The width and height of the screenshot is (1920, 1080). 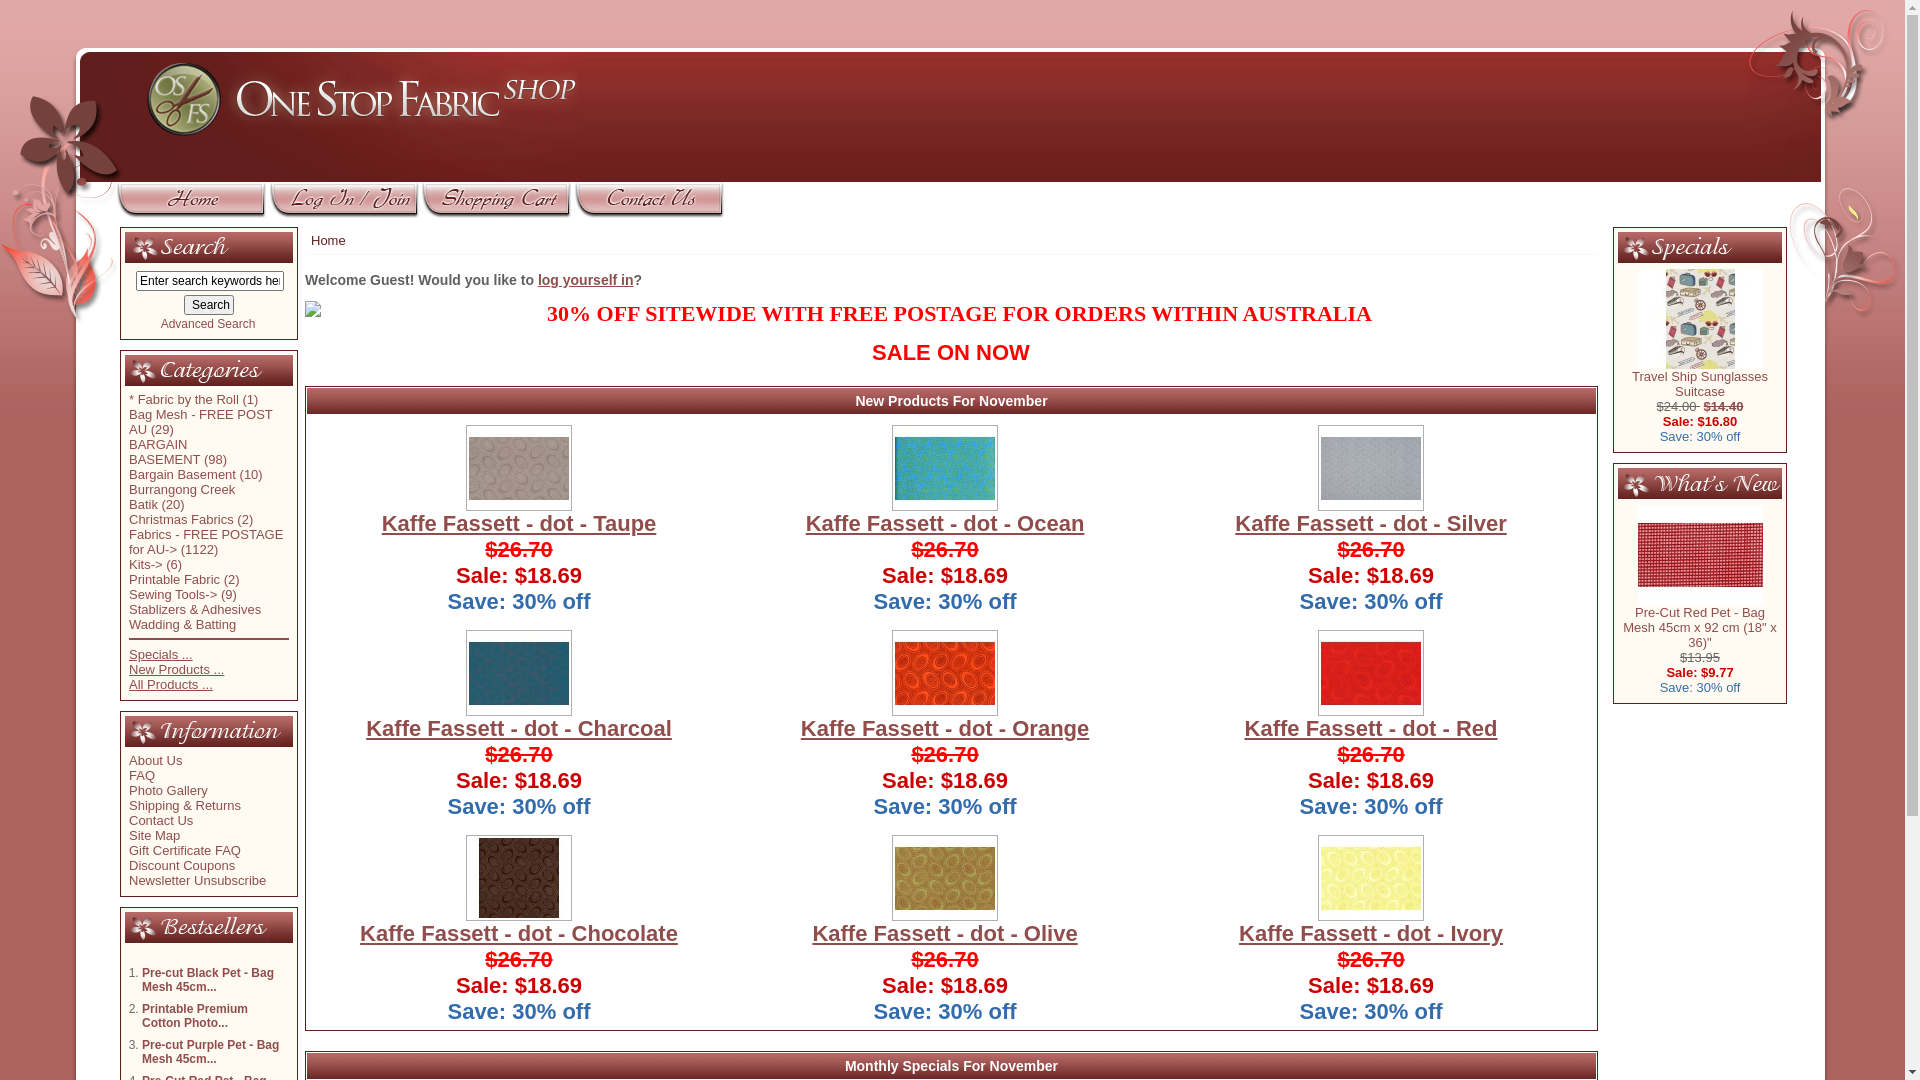 What do you see at coordinates (185, 849) in the screenshot?
I see `'Gift Certificate FAQ'` at bounding box center [185, 849].